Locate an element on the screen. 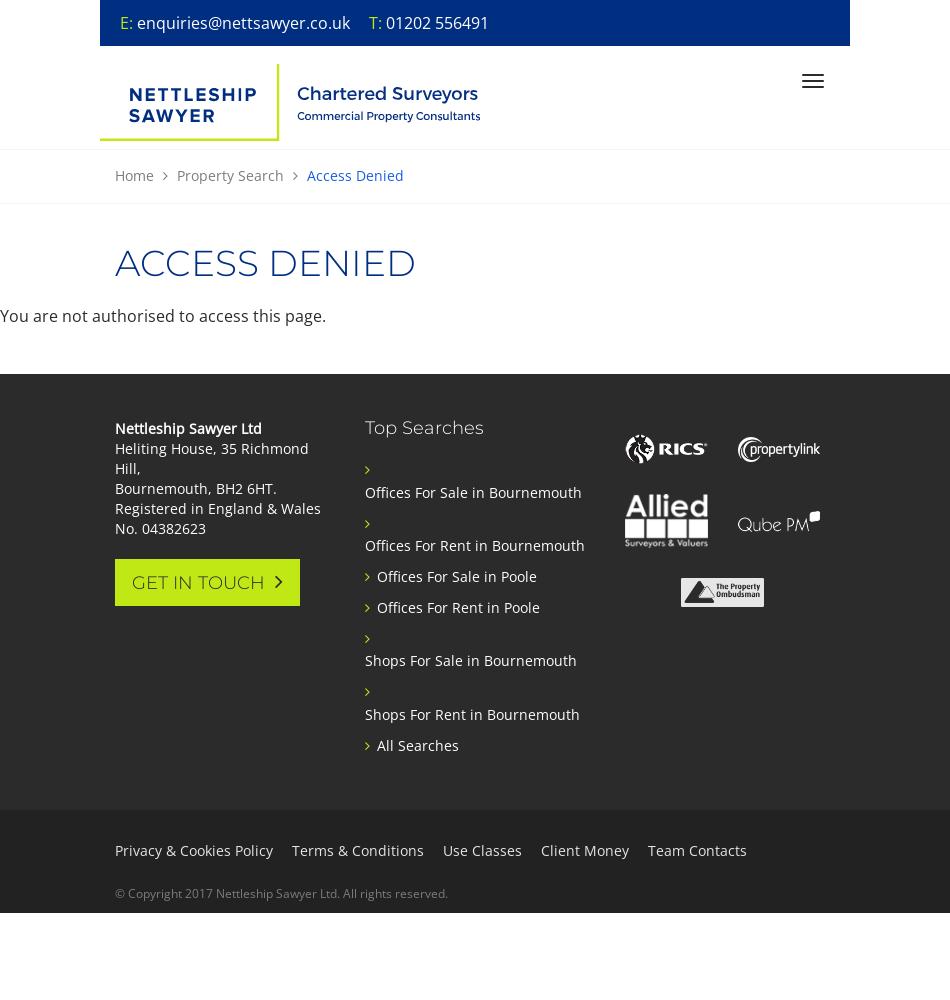  'All Searches' is located at coordinates (417, 743).